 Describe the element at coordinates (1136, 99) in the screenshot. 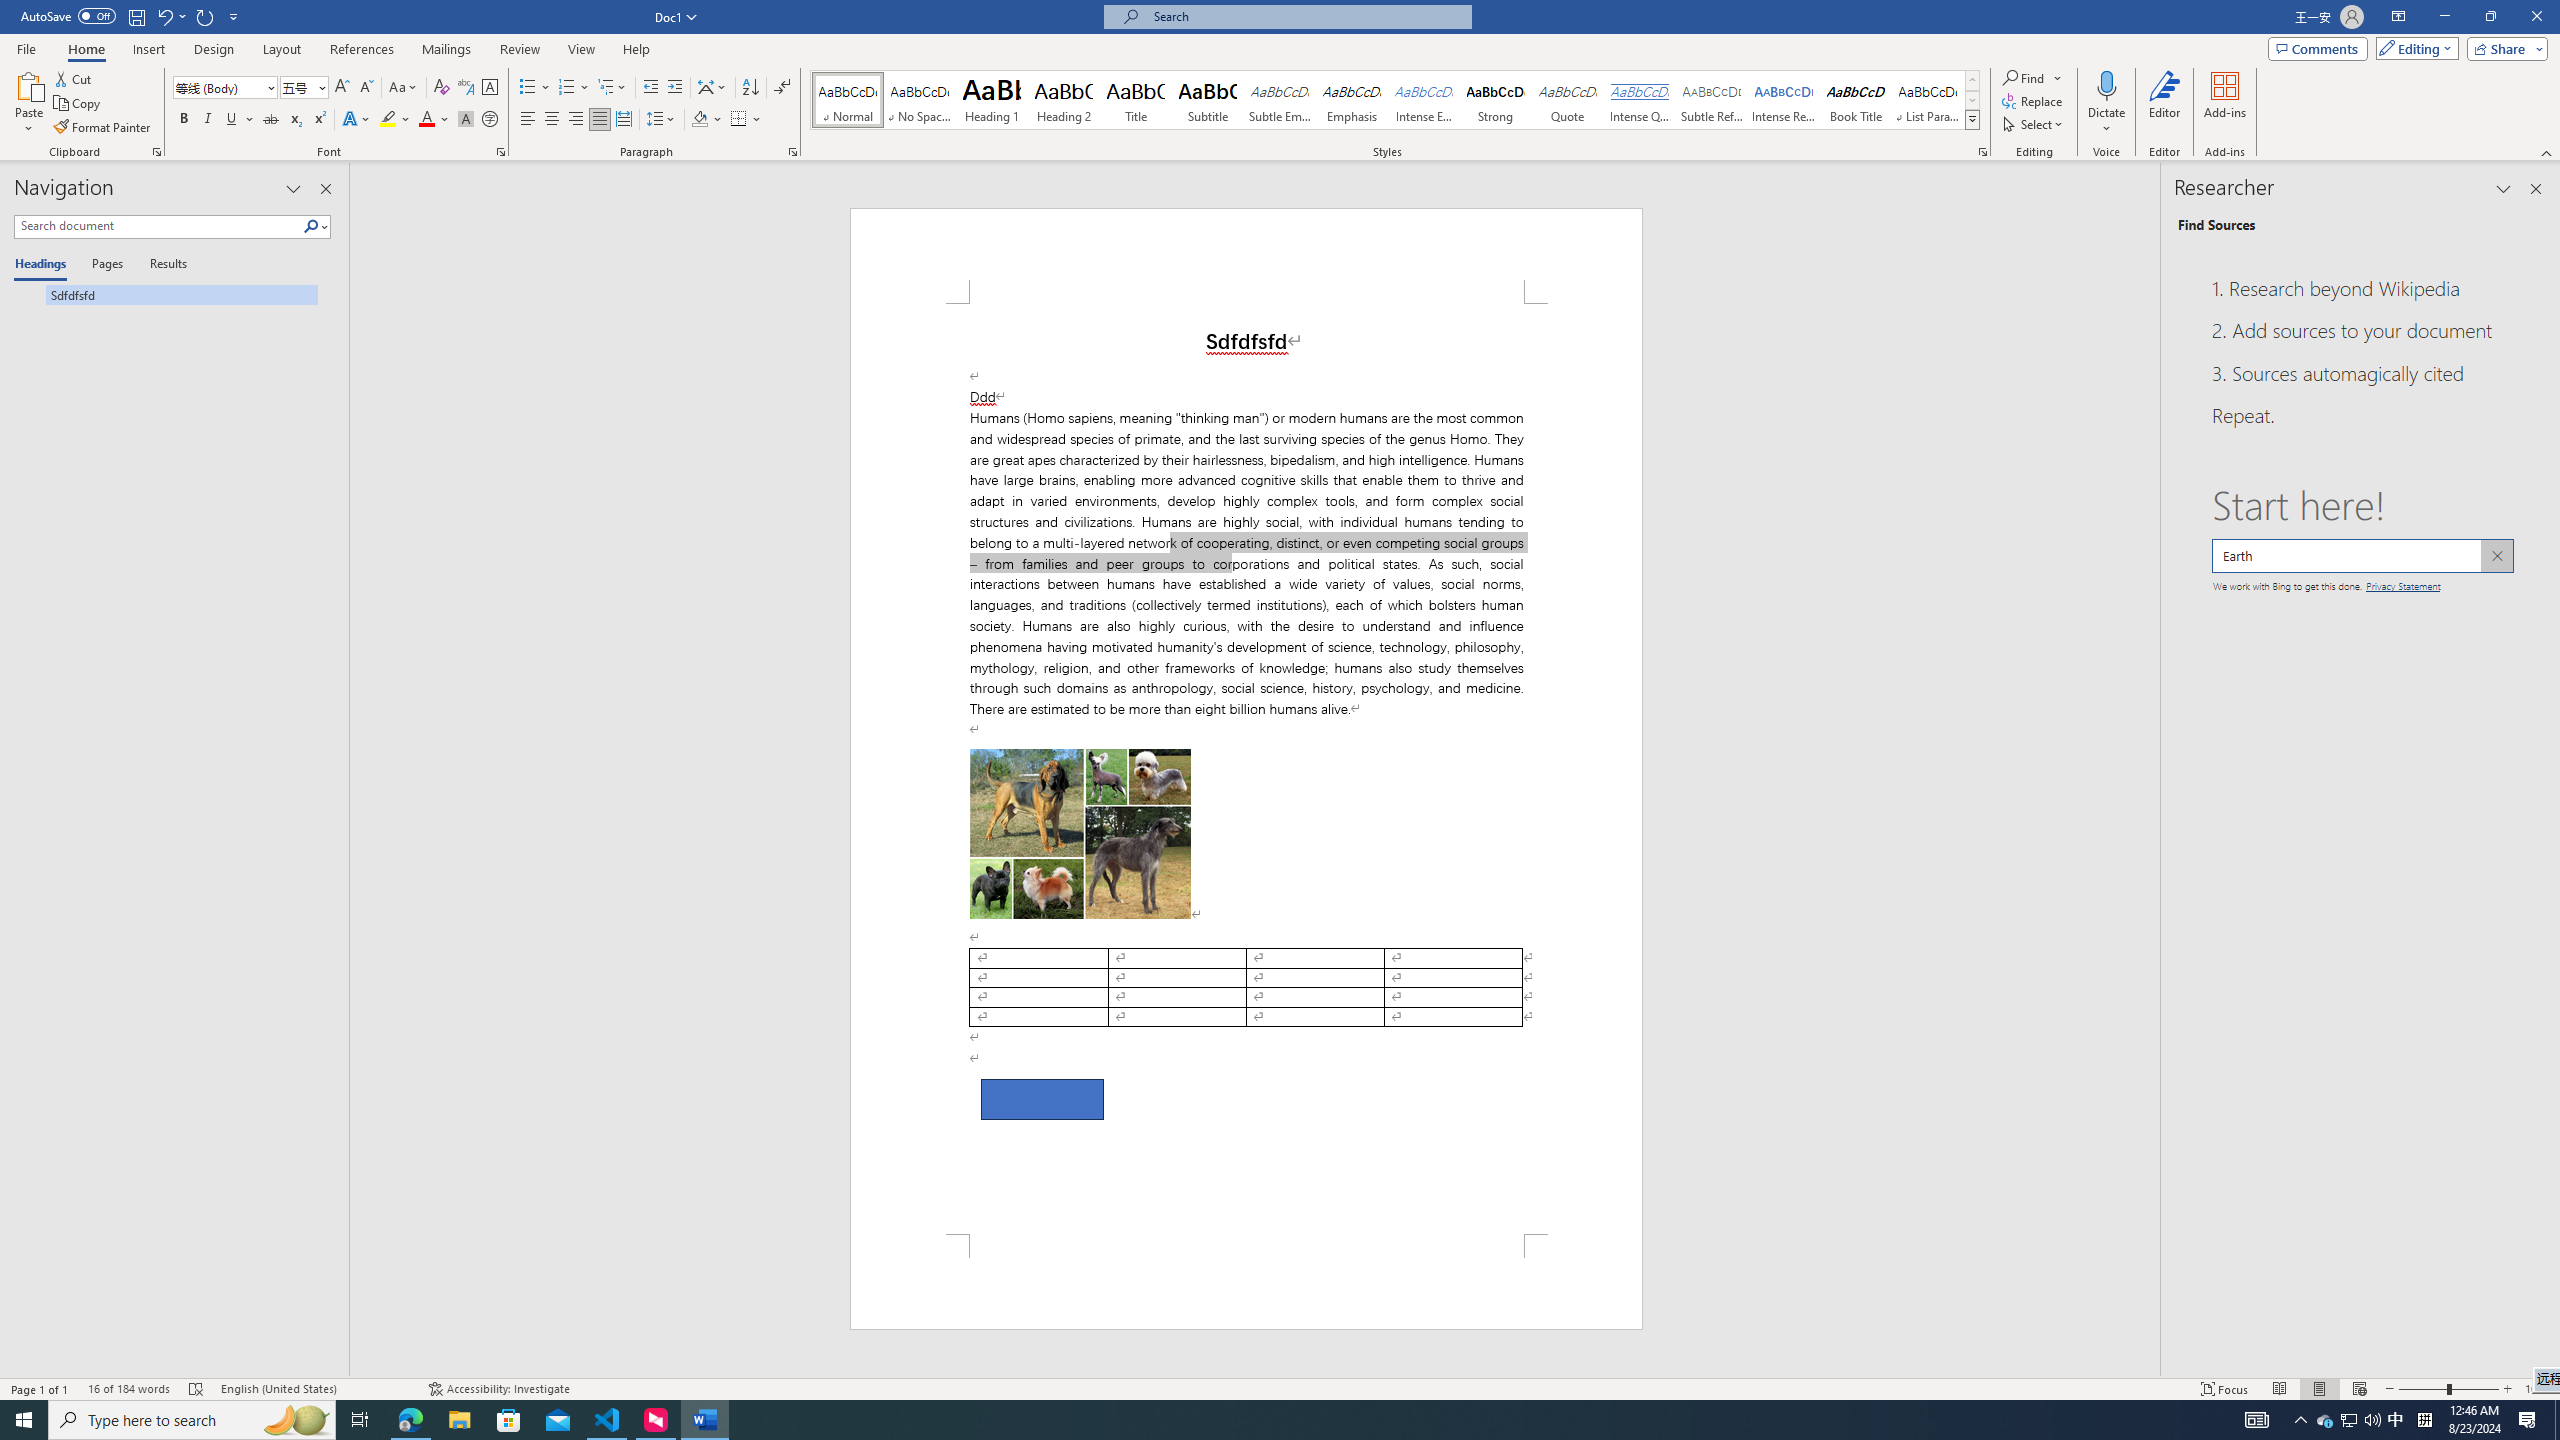

I see `'Title'` at that location.